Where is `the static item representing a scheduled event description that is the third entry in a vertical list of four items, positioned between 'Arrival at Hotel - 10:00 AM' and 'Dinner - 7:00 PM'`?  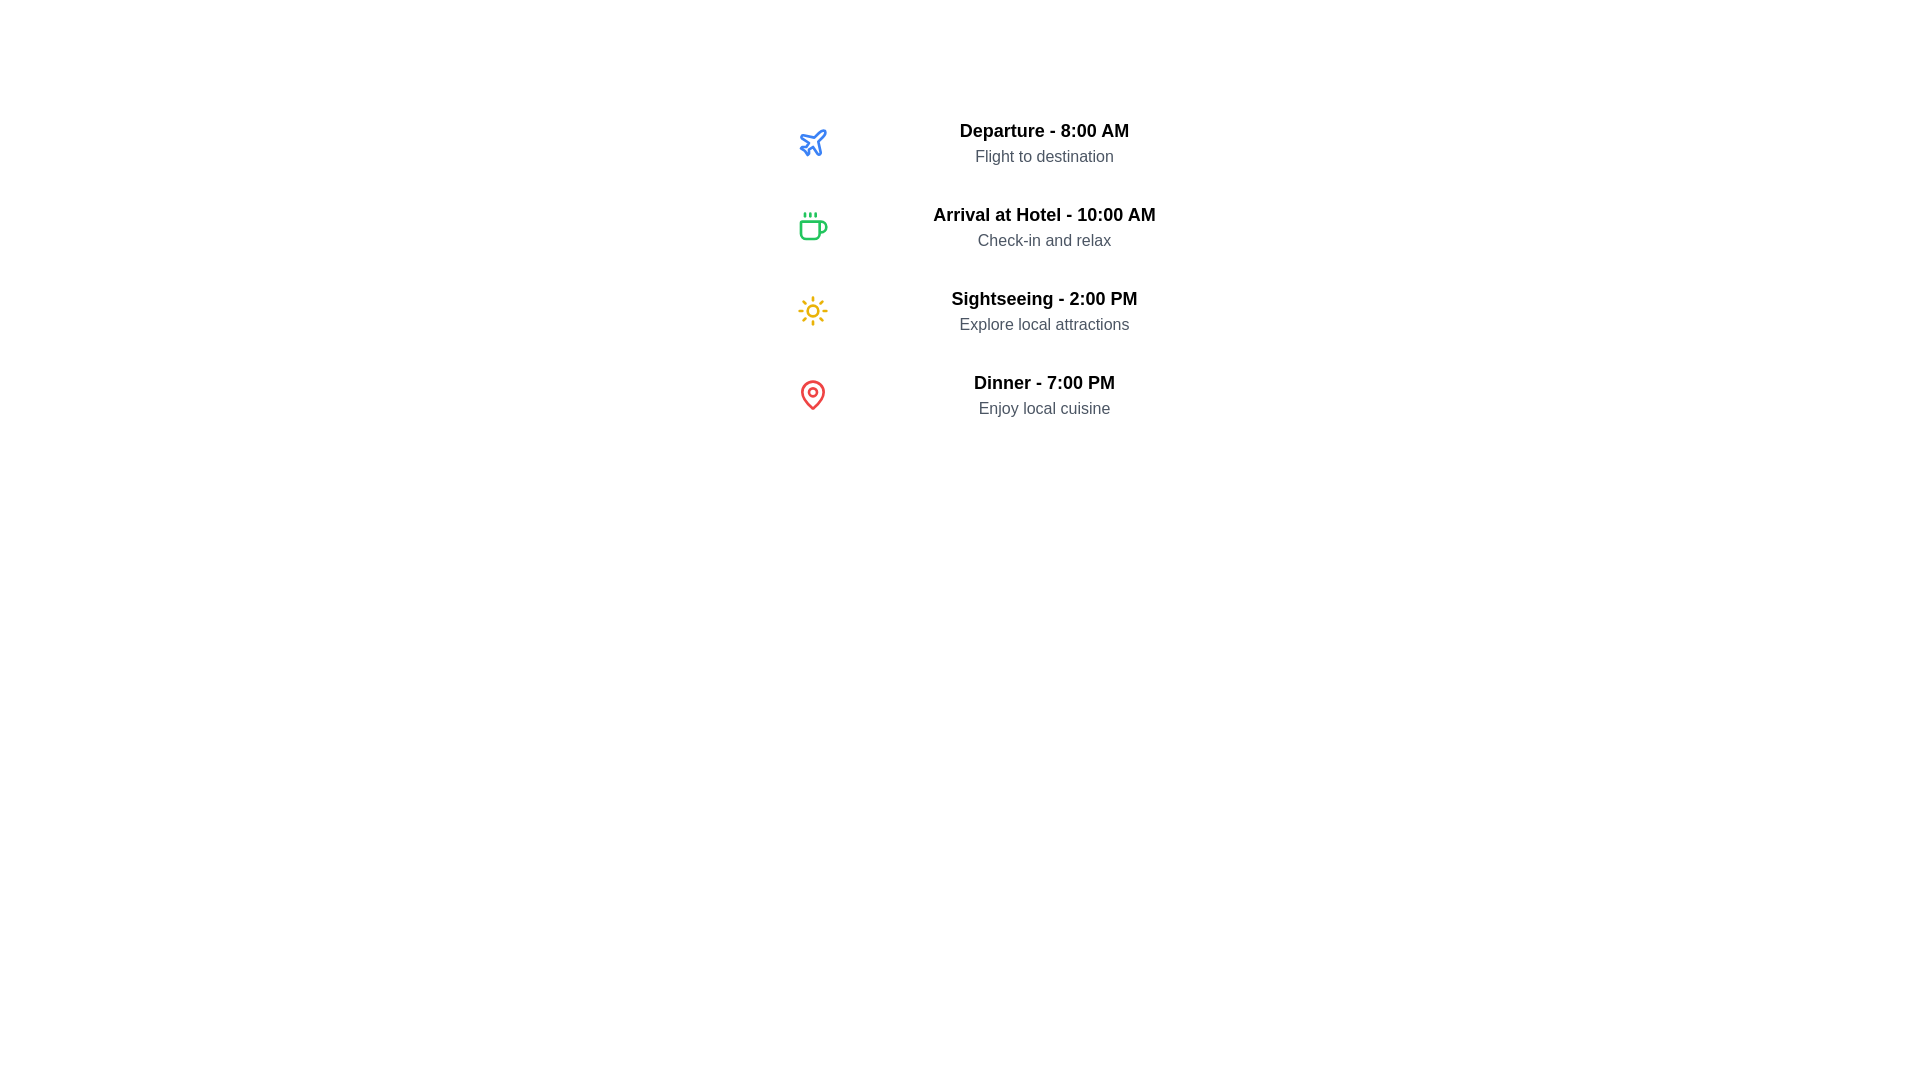 the static item representing a scheduled event description that is the third entry in a vertical list of four items, positioned between 'Arrival at Hotel - 10:00 AM' and 'Dinner - 7:00 PM' is located at coordinates (1020, 311).